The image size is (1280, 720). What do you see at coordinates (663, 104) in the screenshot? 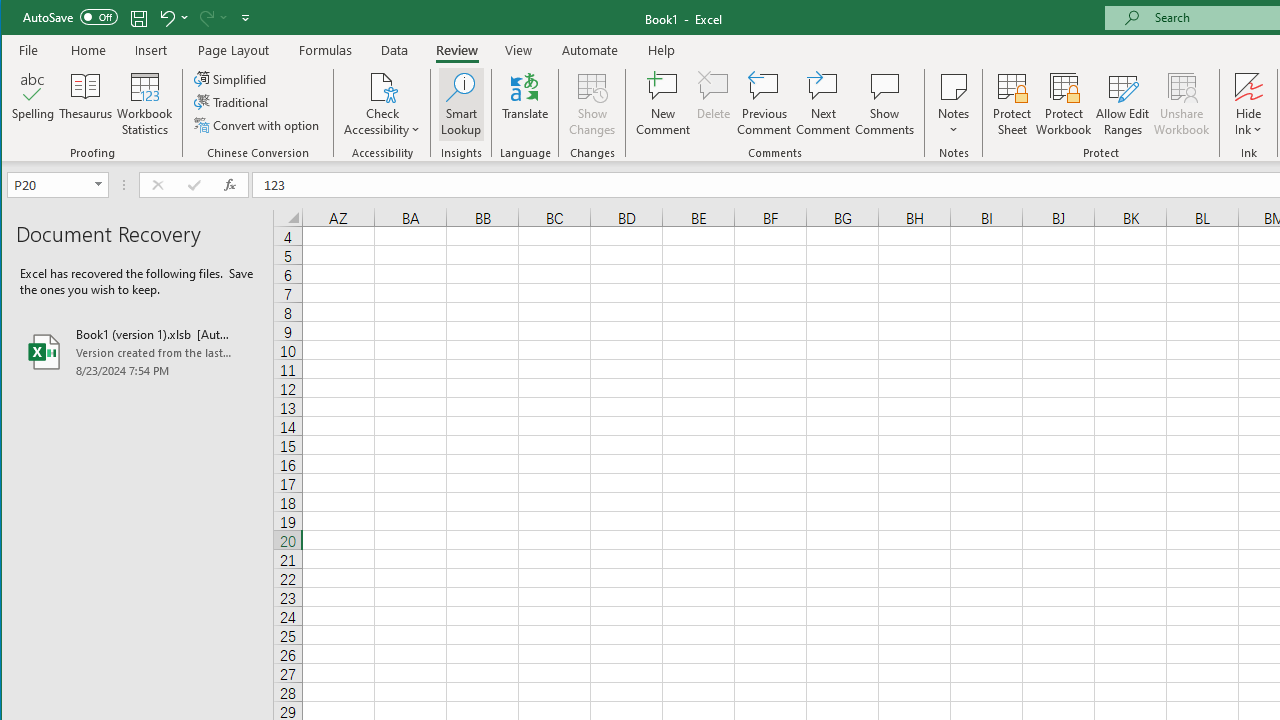
I see `'New Comment'` at bounding box center [663, 104].